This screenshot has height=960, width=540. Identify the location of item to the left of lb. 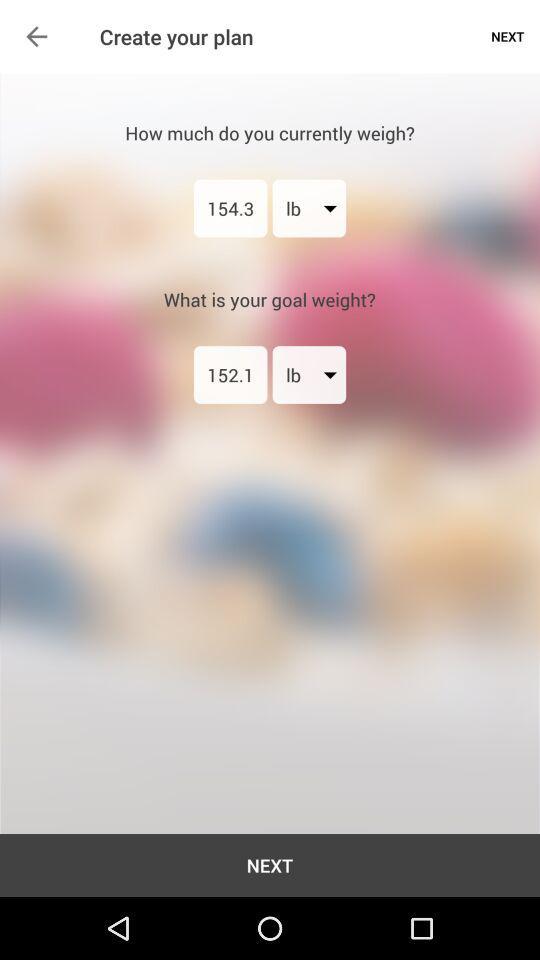
(229, 373).